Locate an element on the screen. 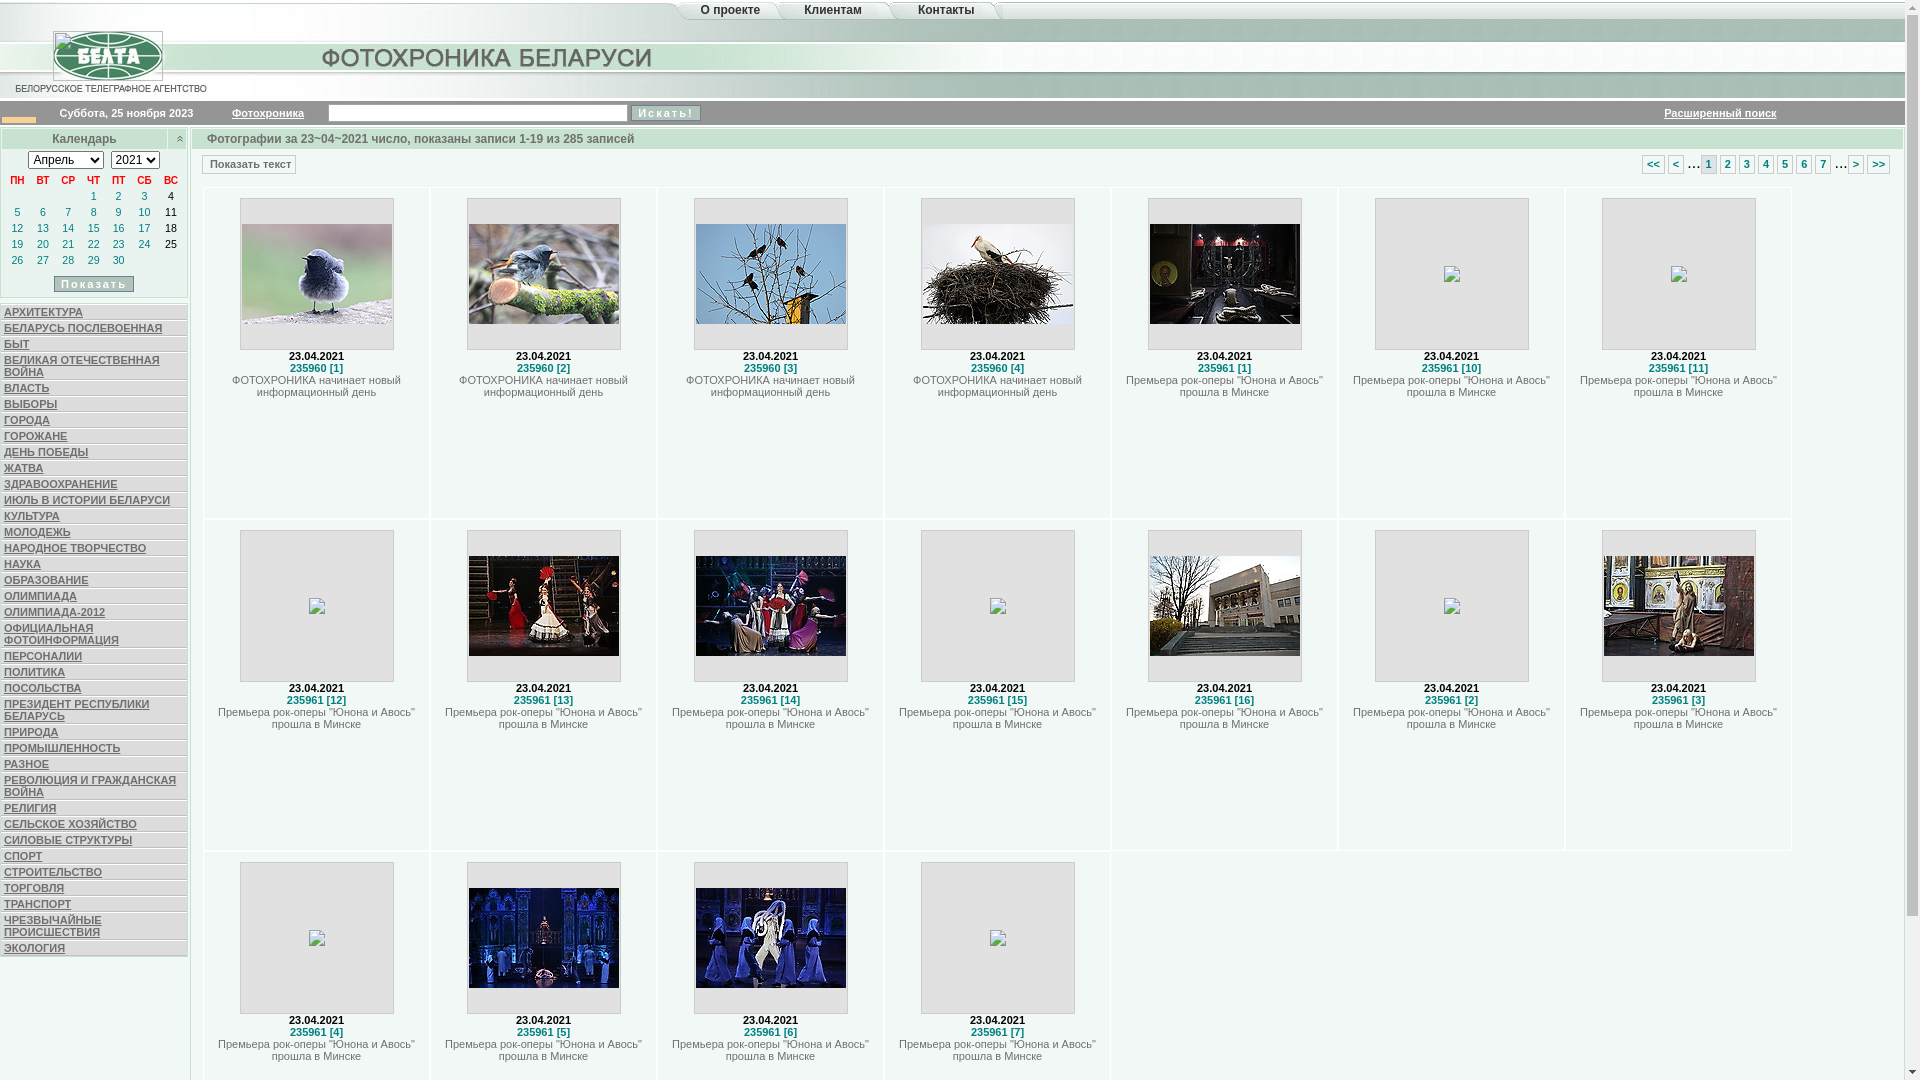 Image resolution: width=1920 pixels, height=1080 pixels. '6' is located at coordinates (43, 212).